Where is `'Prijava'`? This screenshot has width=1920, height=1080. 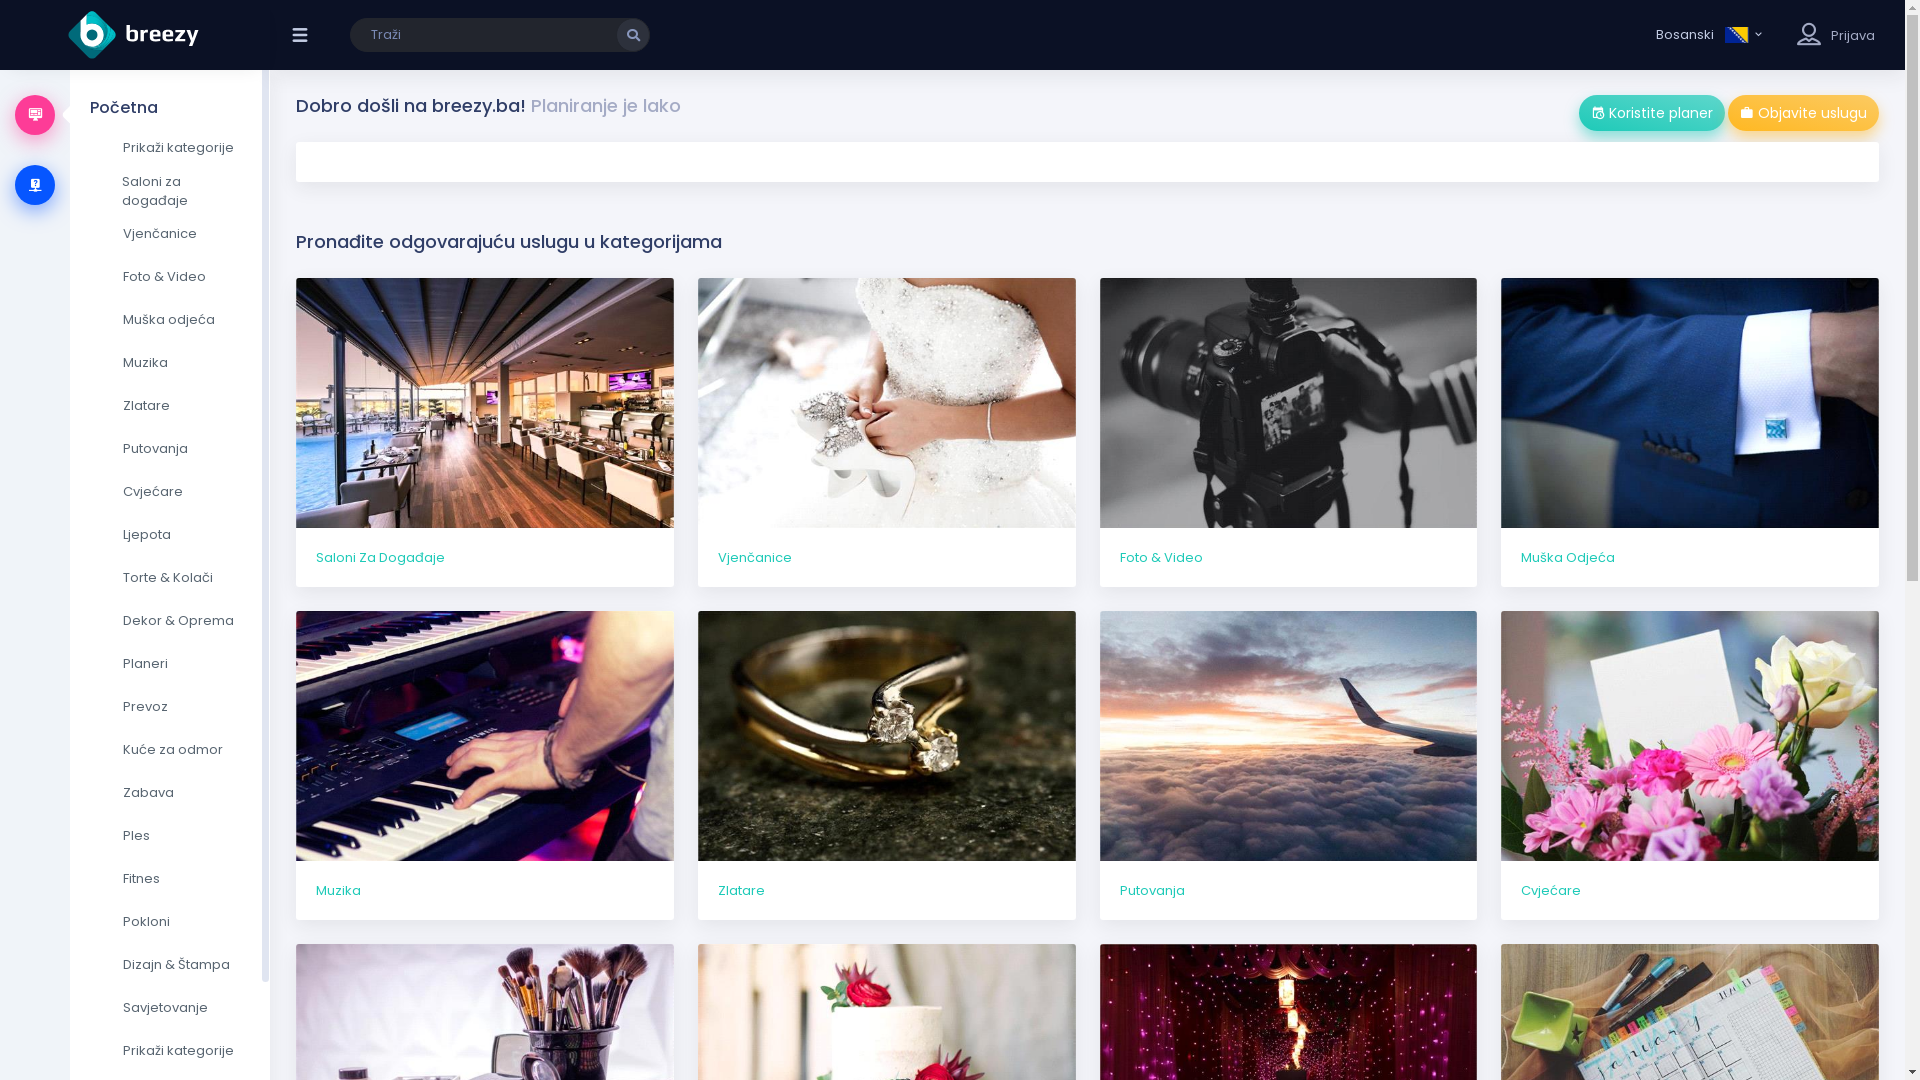 'Prijava' is located at coordinates (1851, 35).